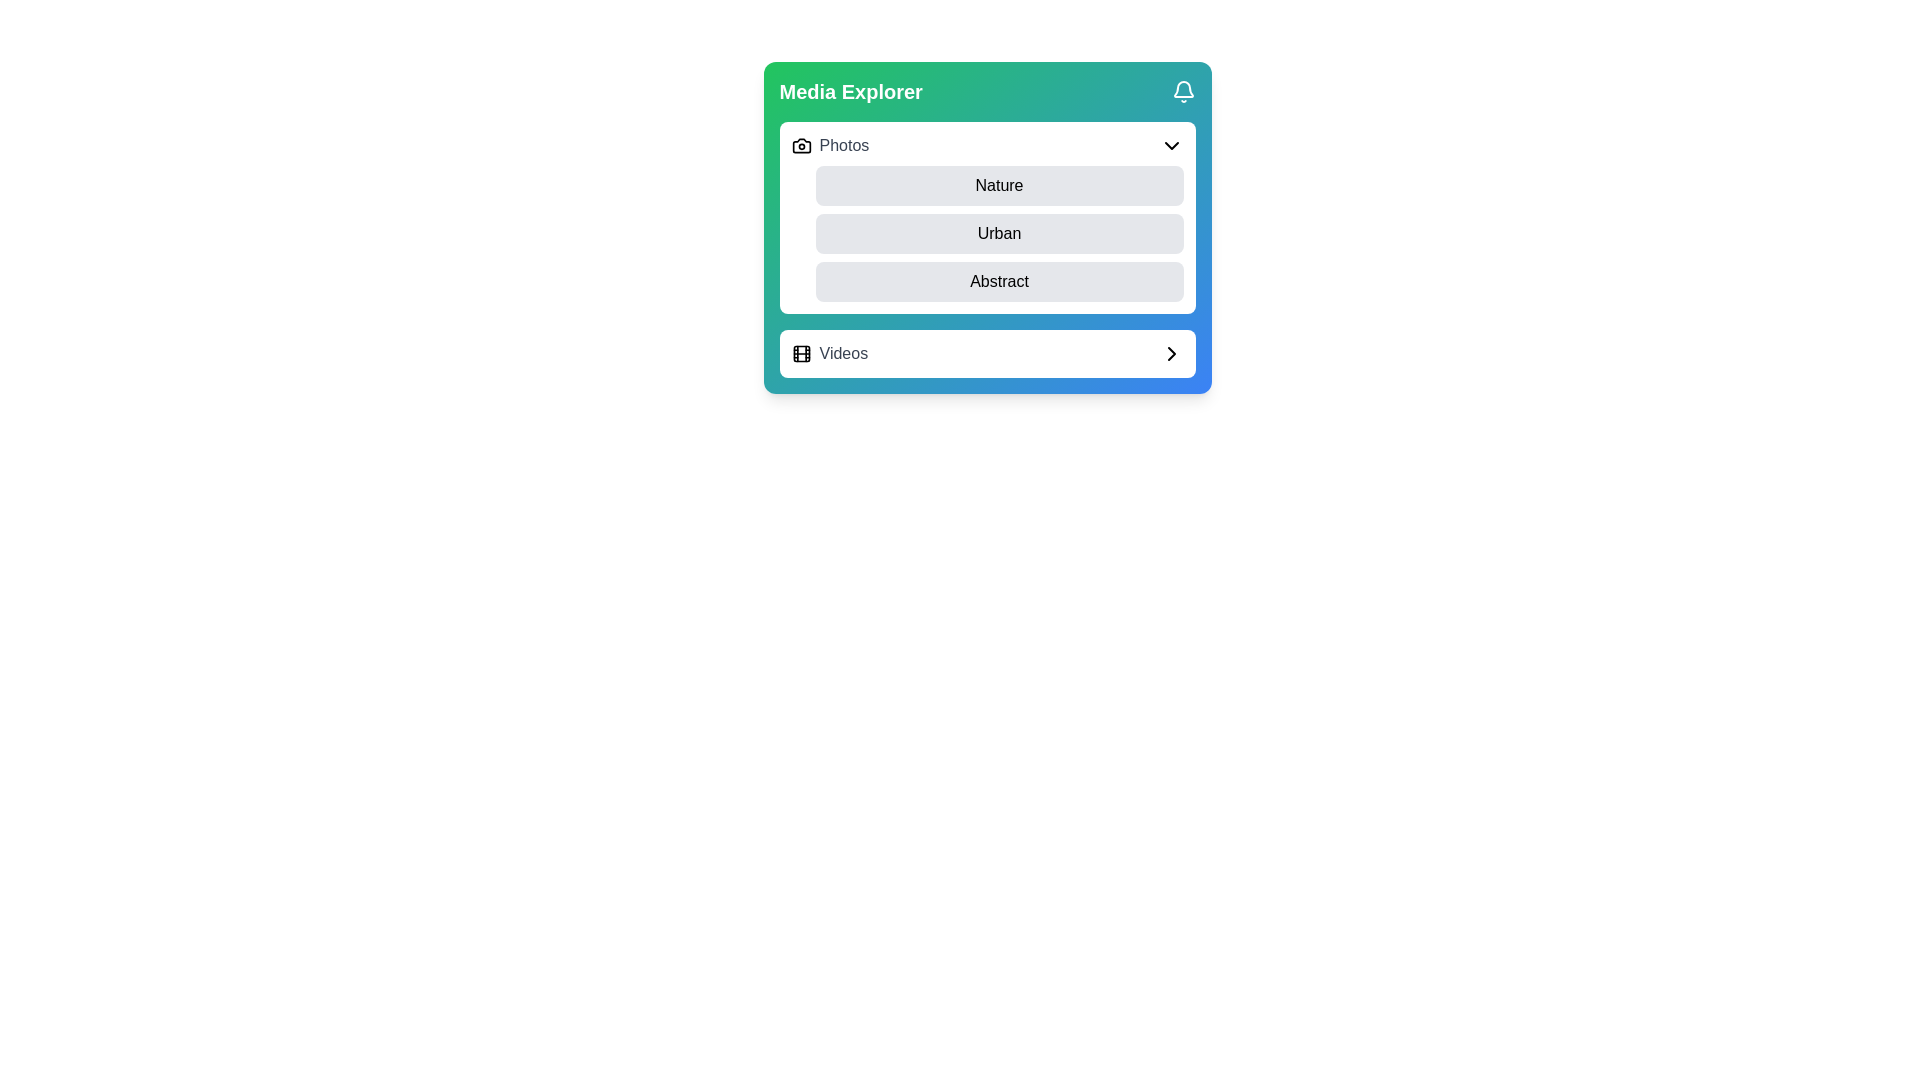  I want to click on the 'Nature' category selector button located within the 'Photos' section of the 'Media Explorer', so click(999, 185).